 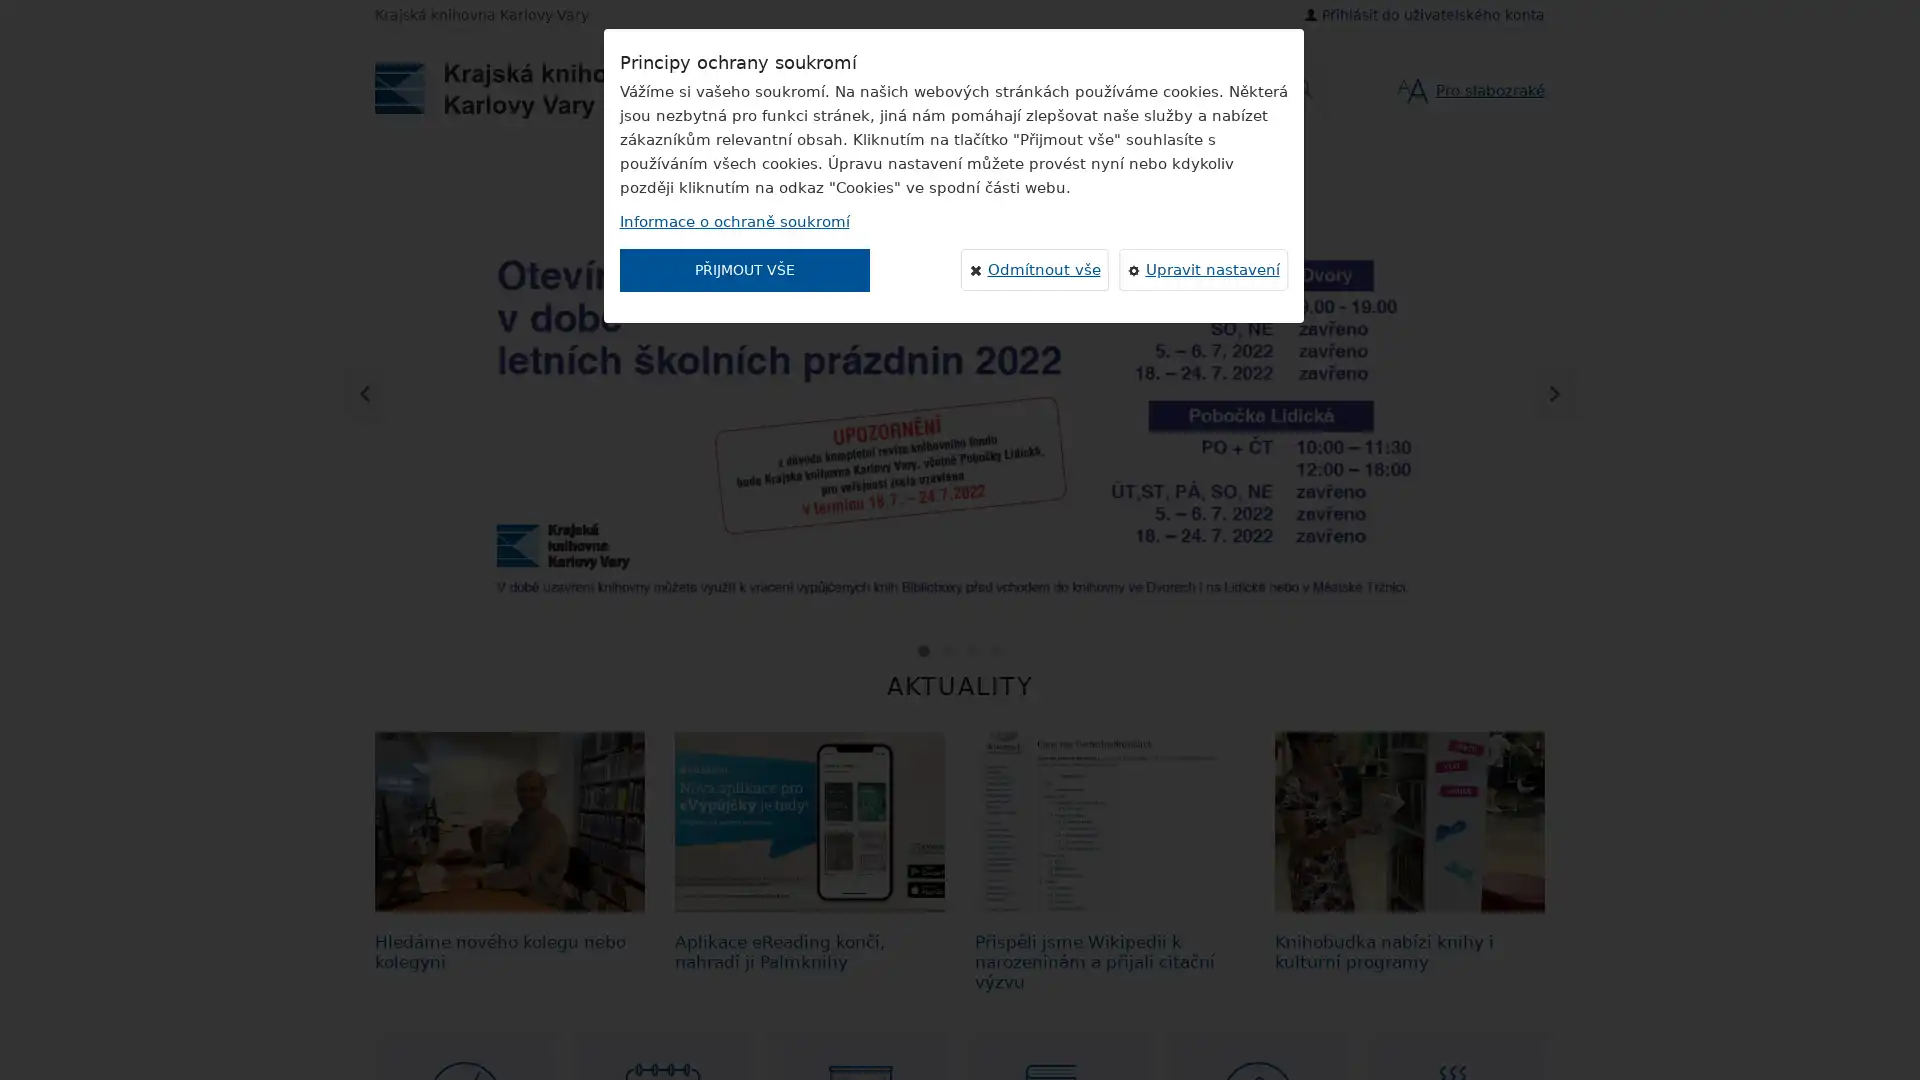 What do you see at coordinates (1037, 88) in the screenshot?
I see `HLEDAT` at bounding box center [1037, 88].